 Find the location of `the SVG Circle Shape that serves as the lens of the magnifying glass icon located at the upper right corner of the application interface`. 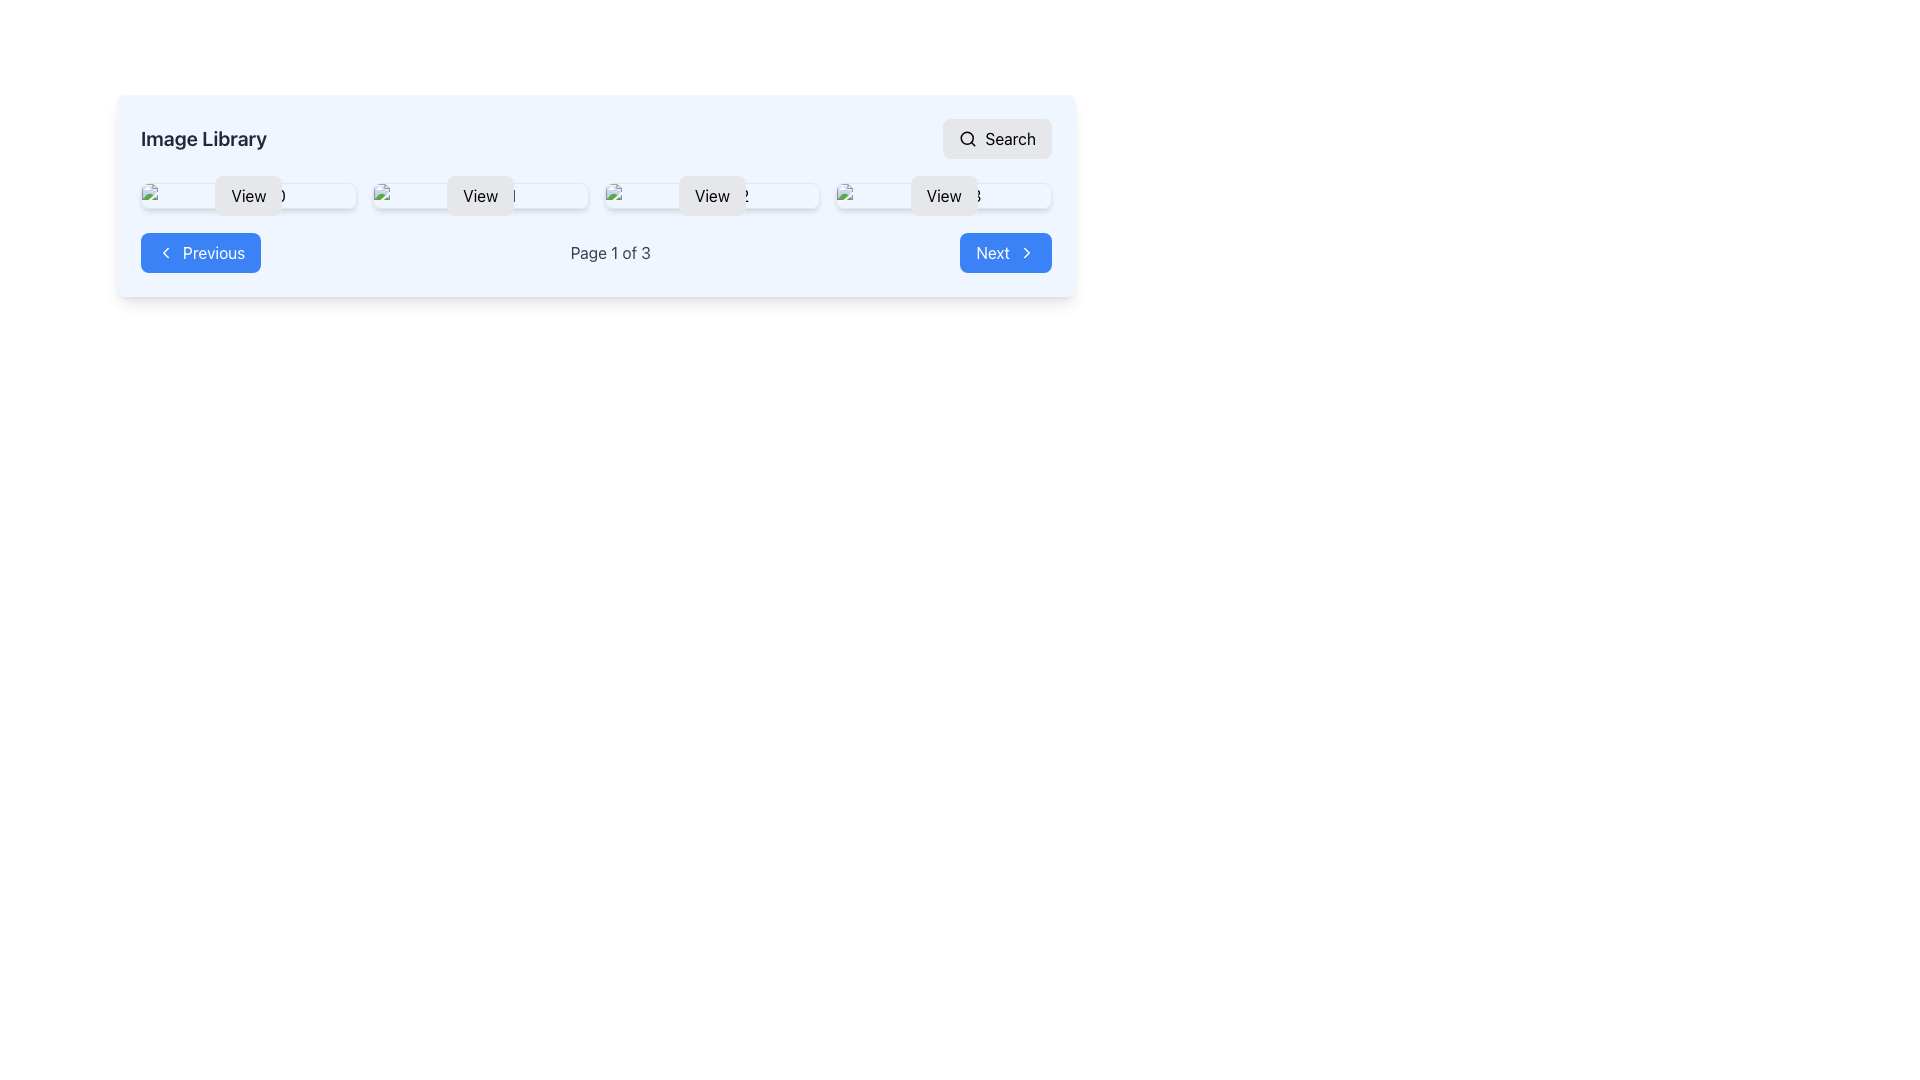

the SVG Circle Shape that serves as the lens of the magnifying glass icon located at the upper right corner of the application interface is located at coordinates (967, 137).